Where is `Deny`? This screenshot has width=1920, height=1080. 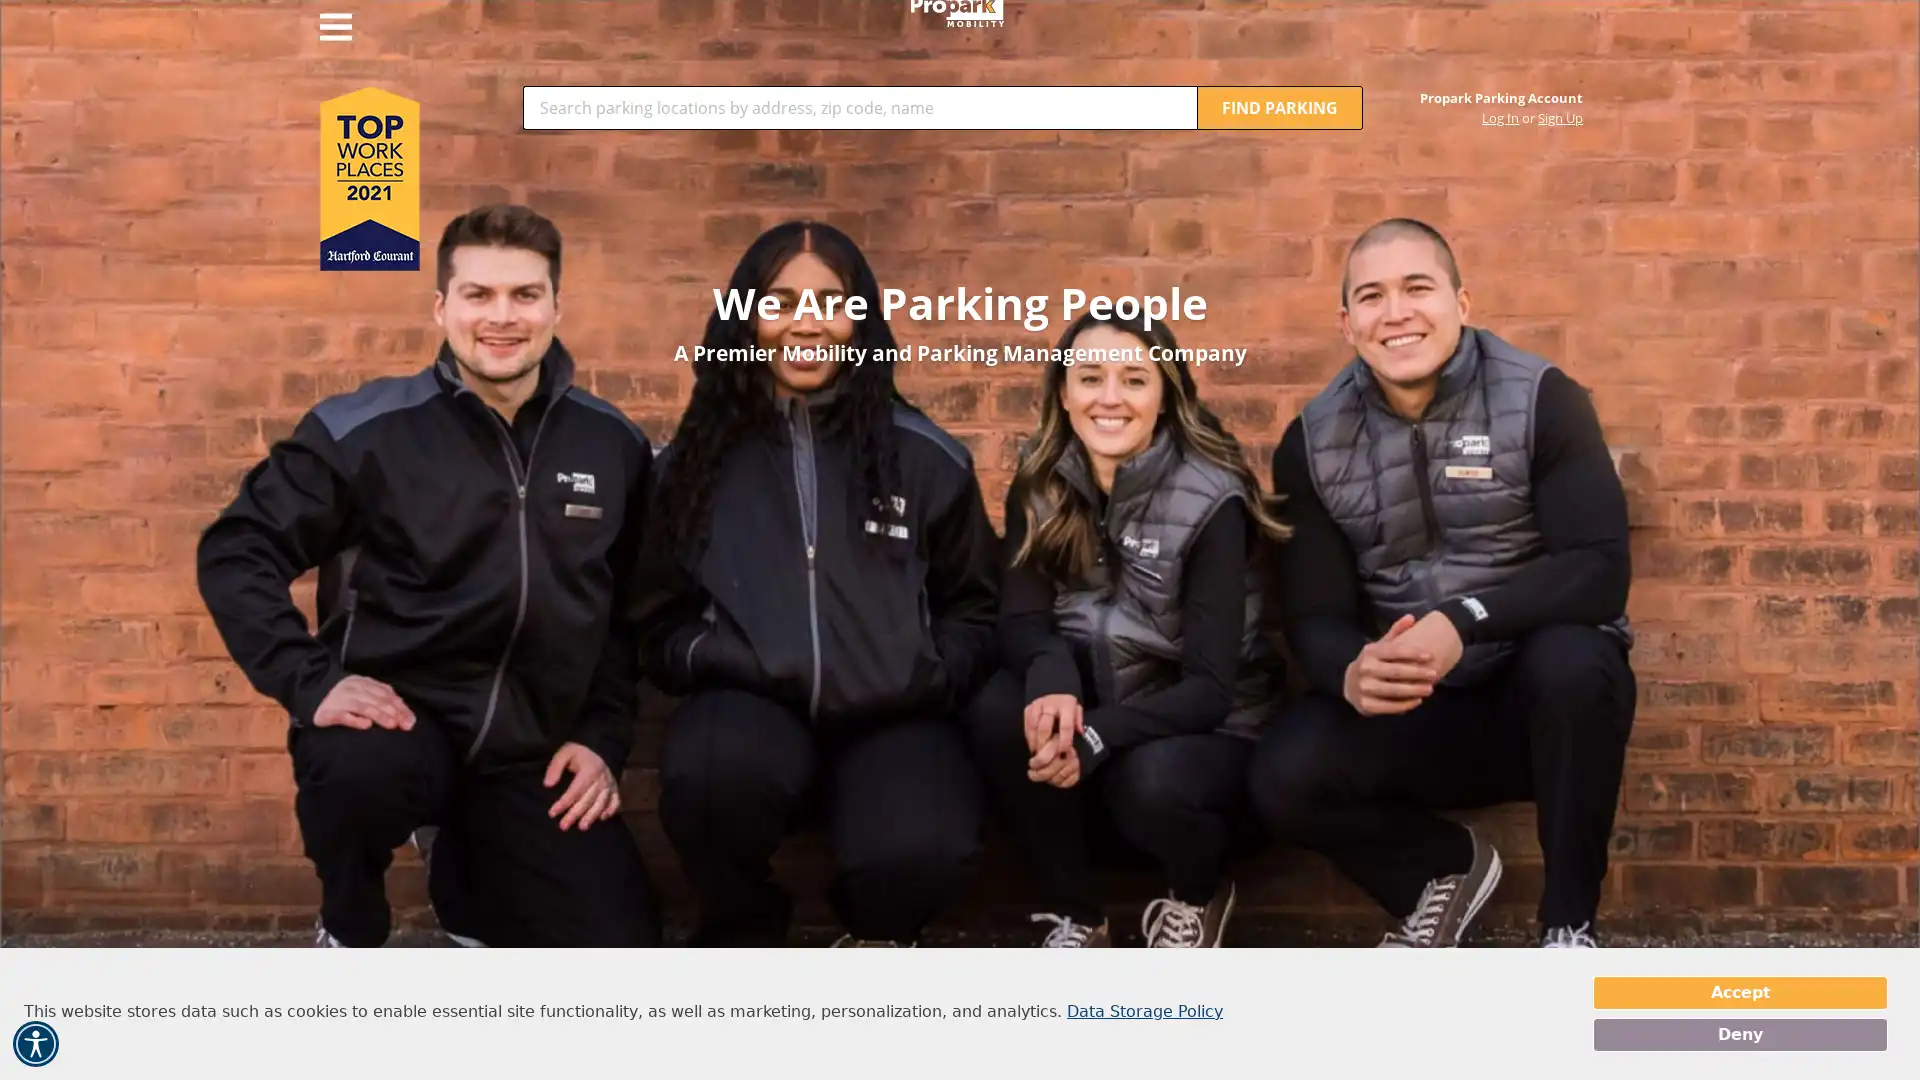 Deny is located at coordinates (1739, 1034).